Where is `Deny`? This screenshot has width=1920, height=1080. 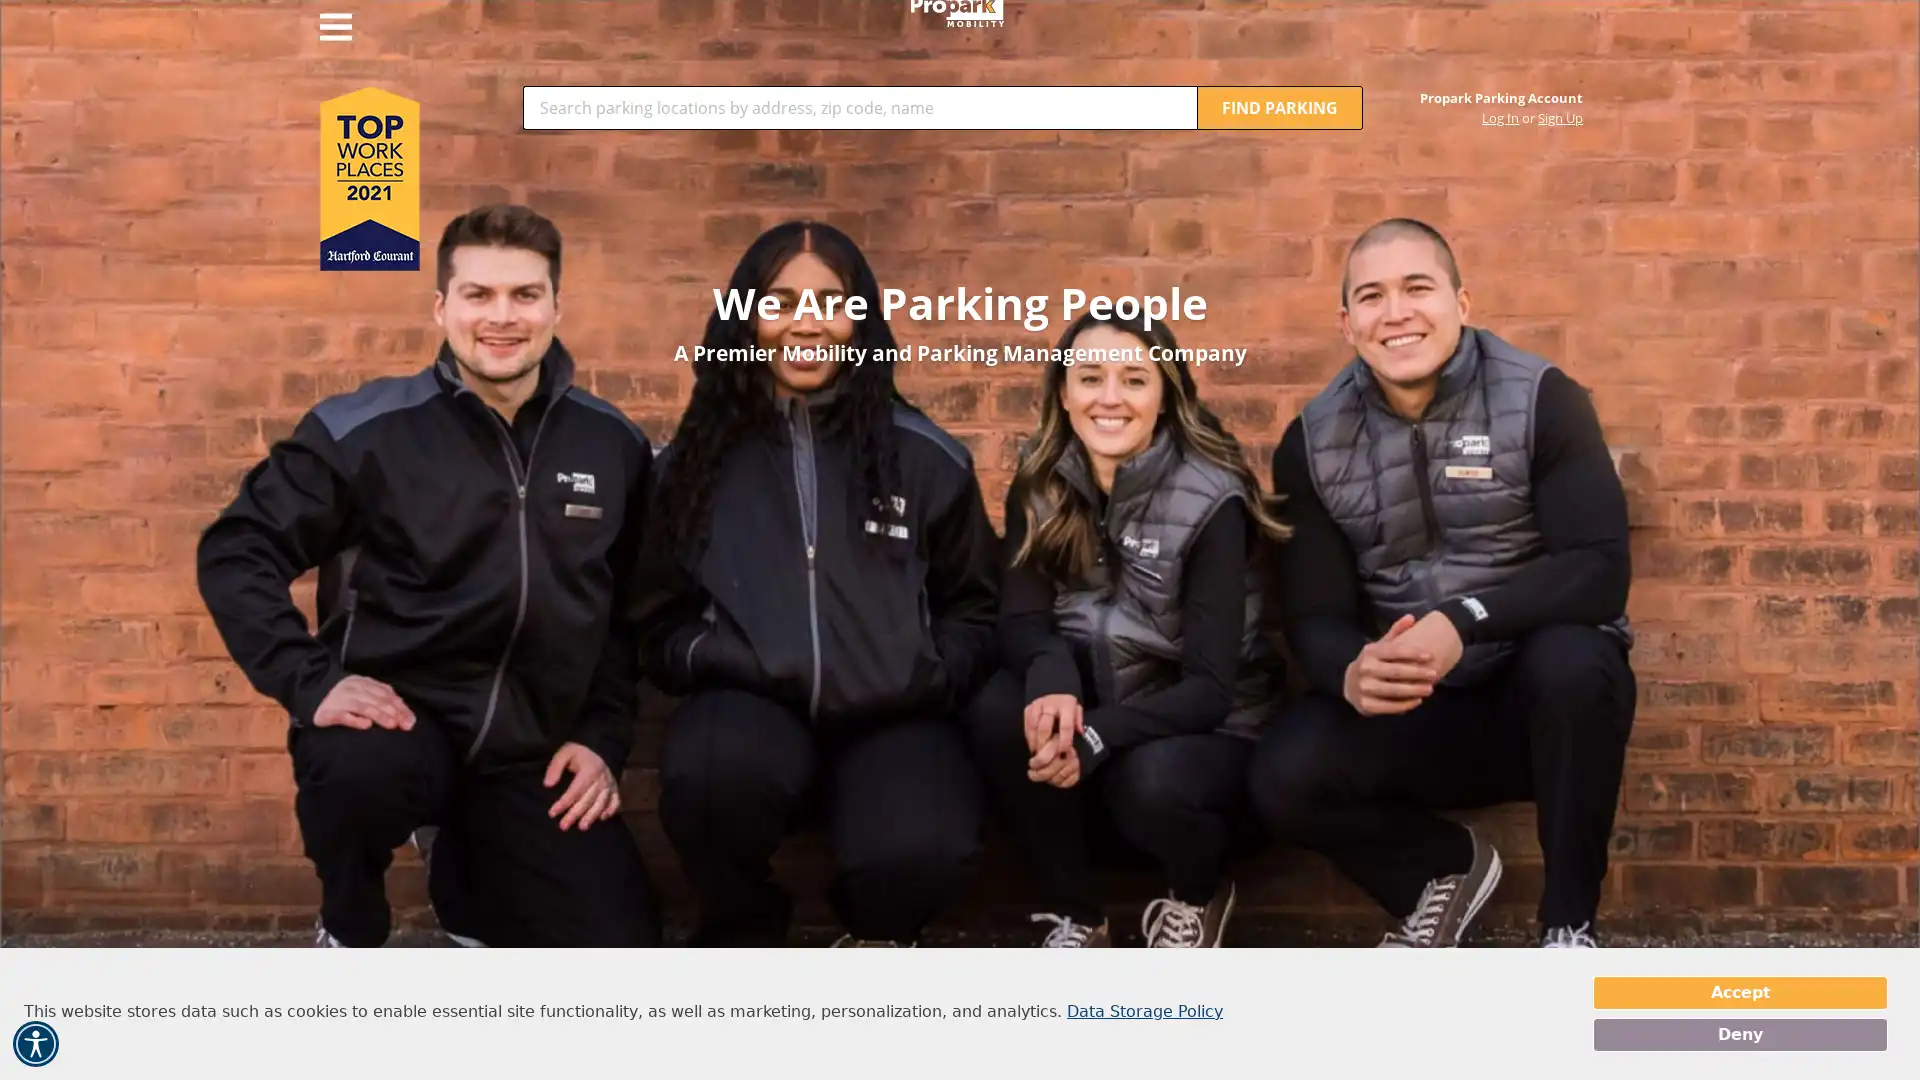 Deny is located at coordinates (1739, 1034).